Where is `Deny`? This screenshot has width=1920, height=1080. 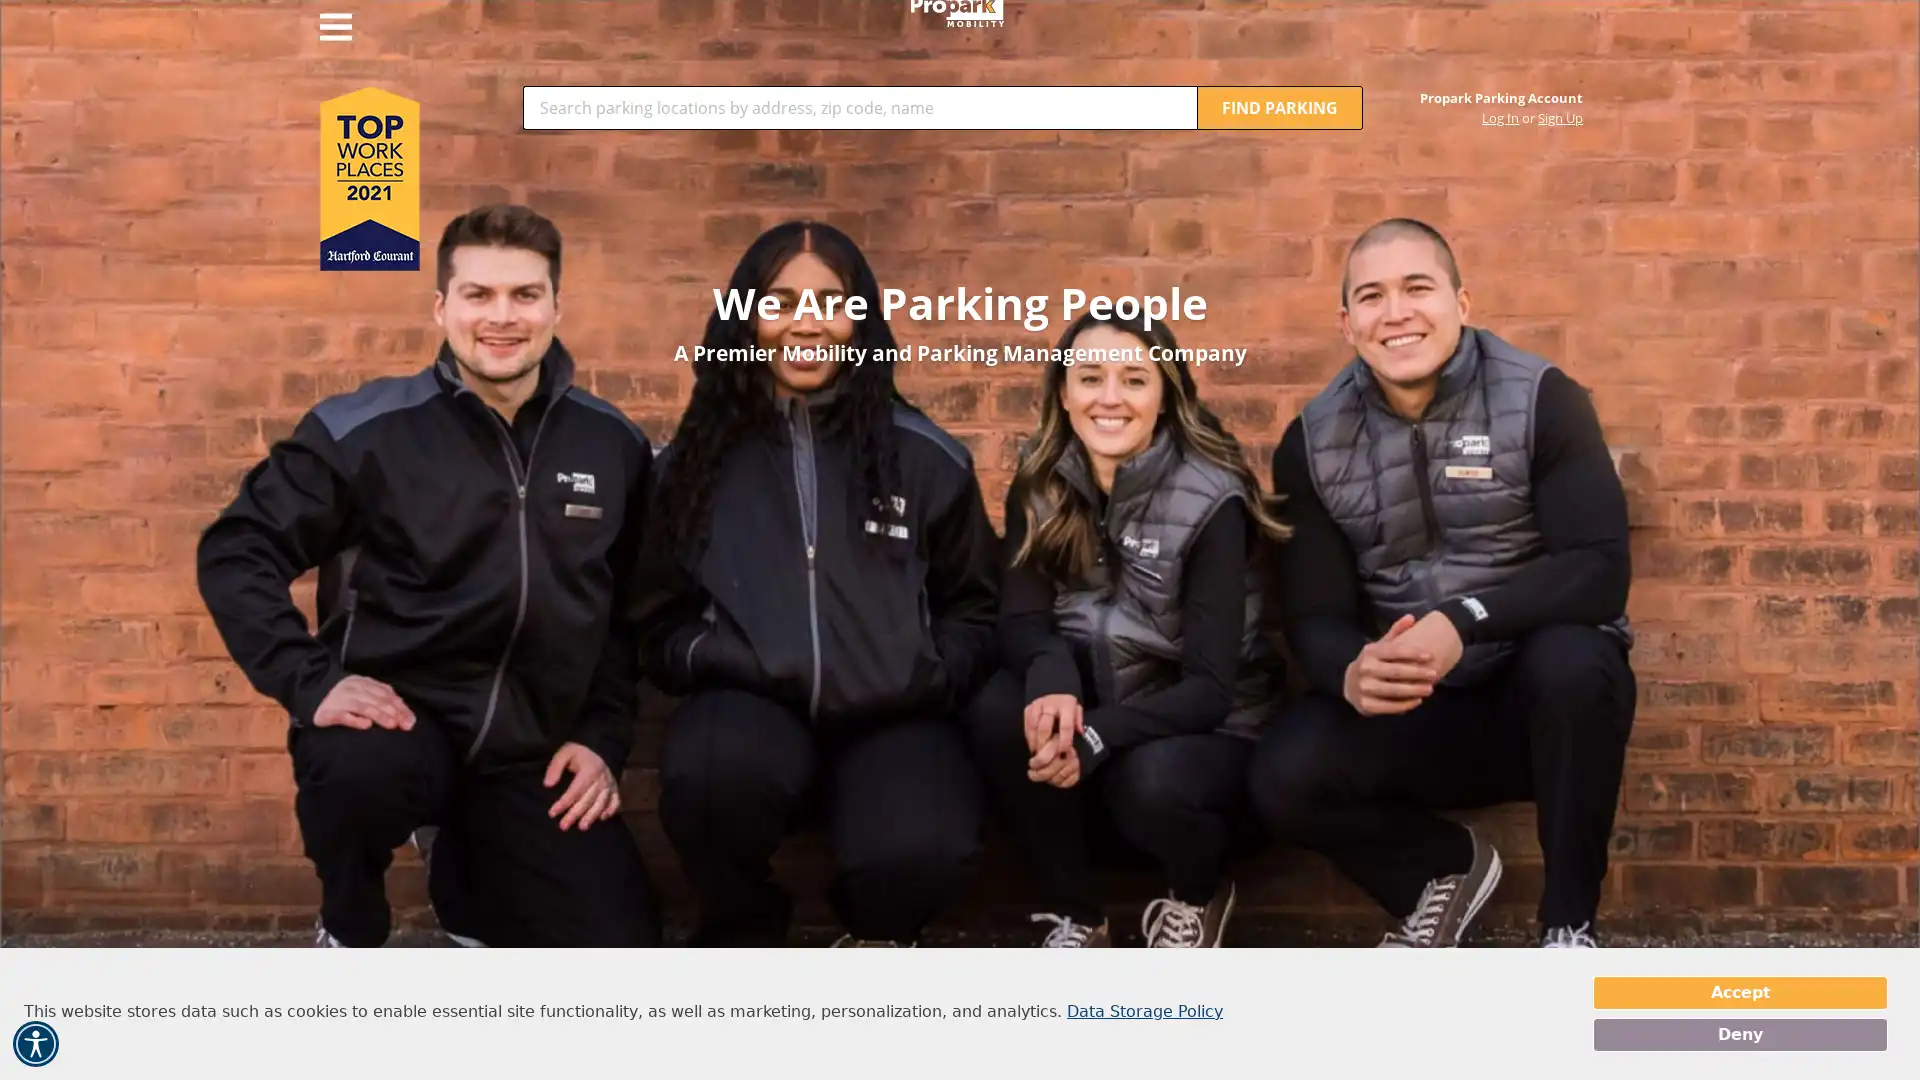 Deny is located at coordinates (1739, 1034).